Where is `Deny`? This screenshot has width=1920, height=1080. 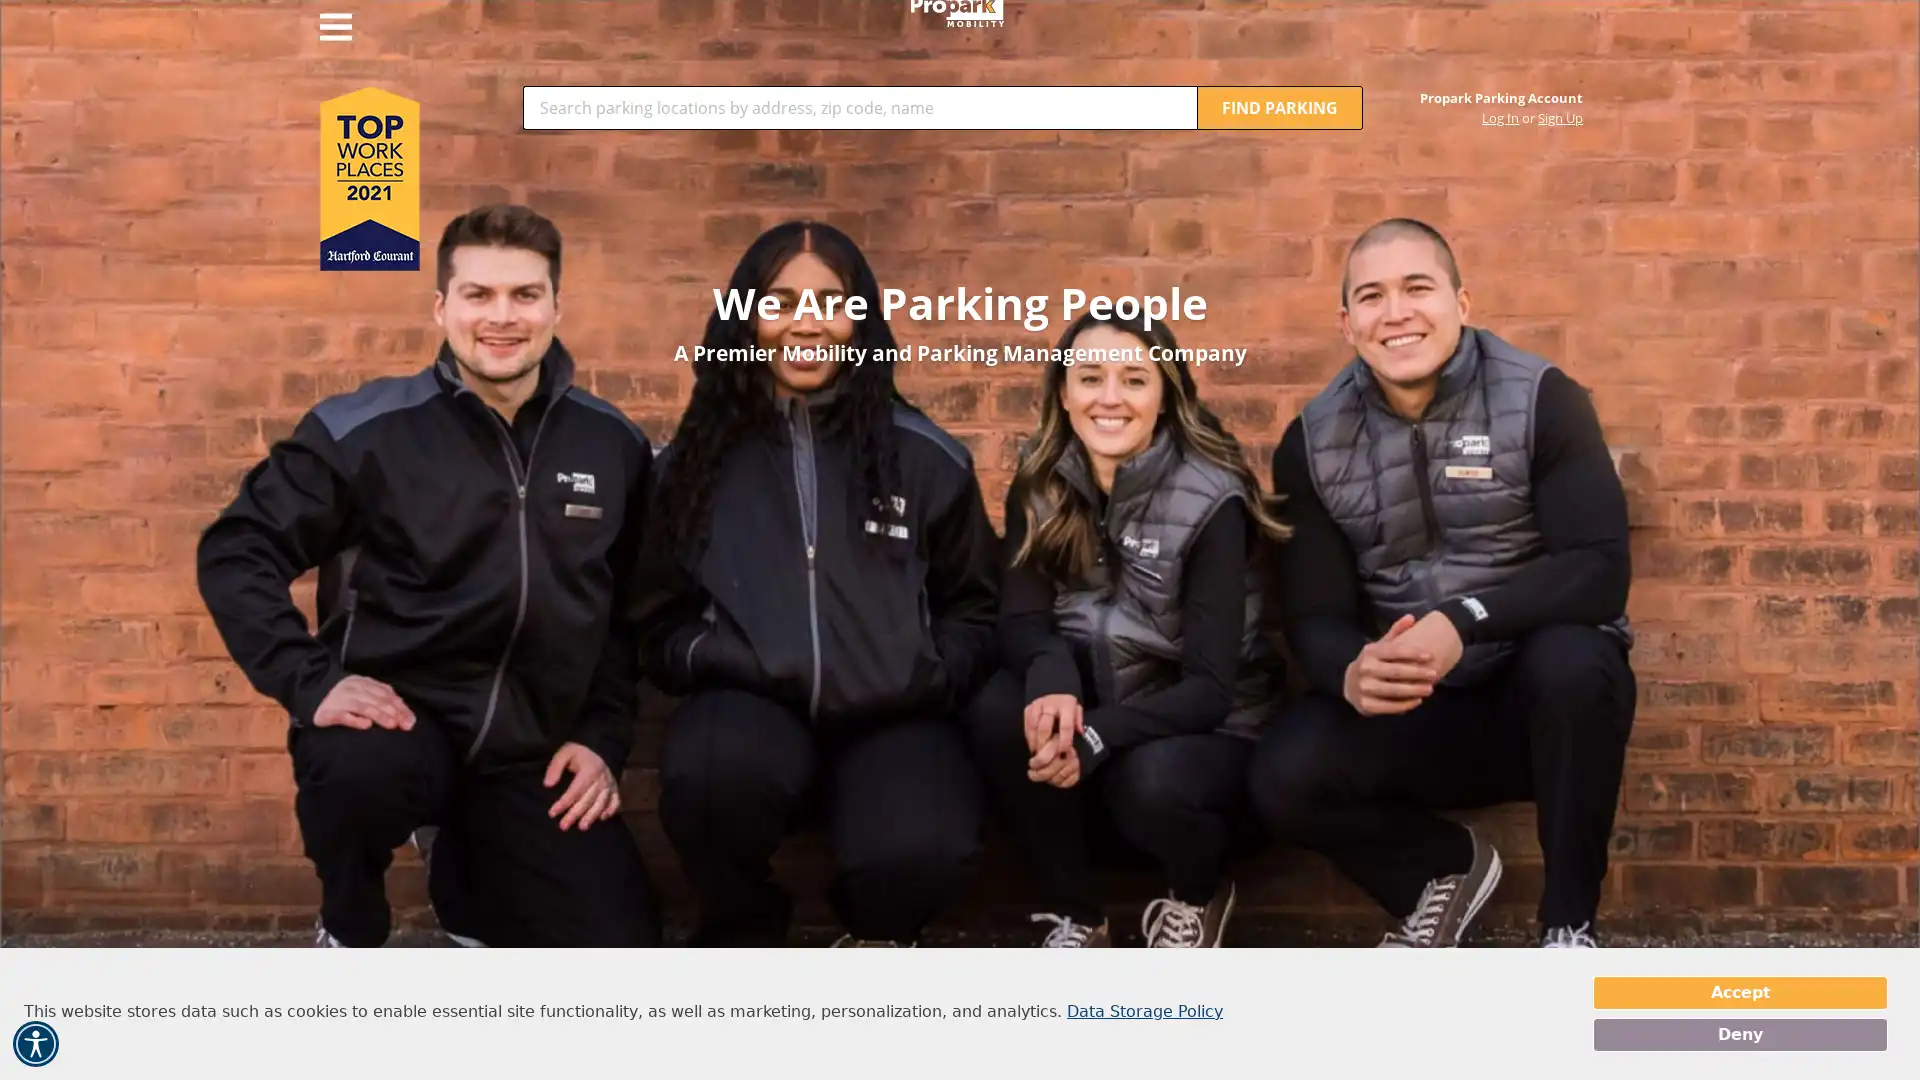 Deny is located at coordinates (1739, 1034).